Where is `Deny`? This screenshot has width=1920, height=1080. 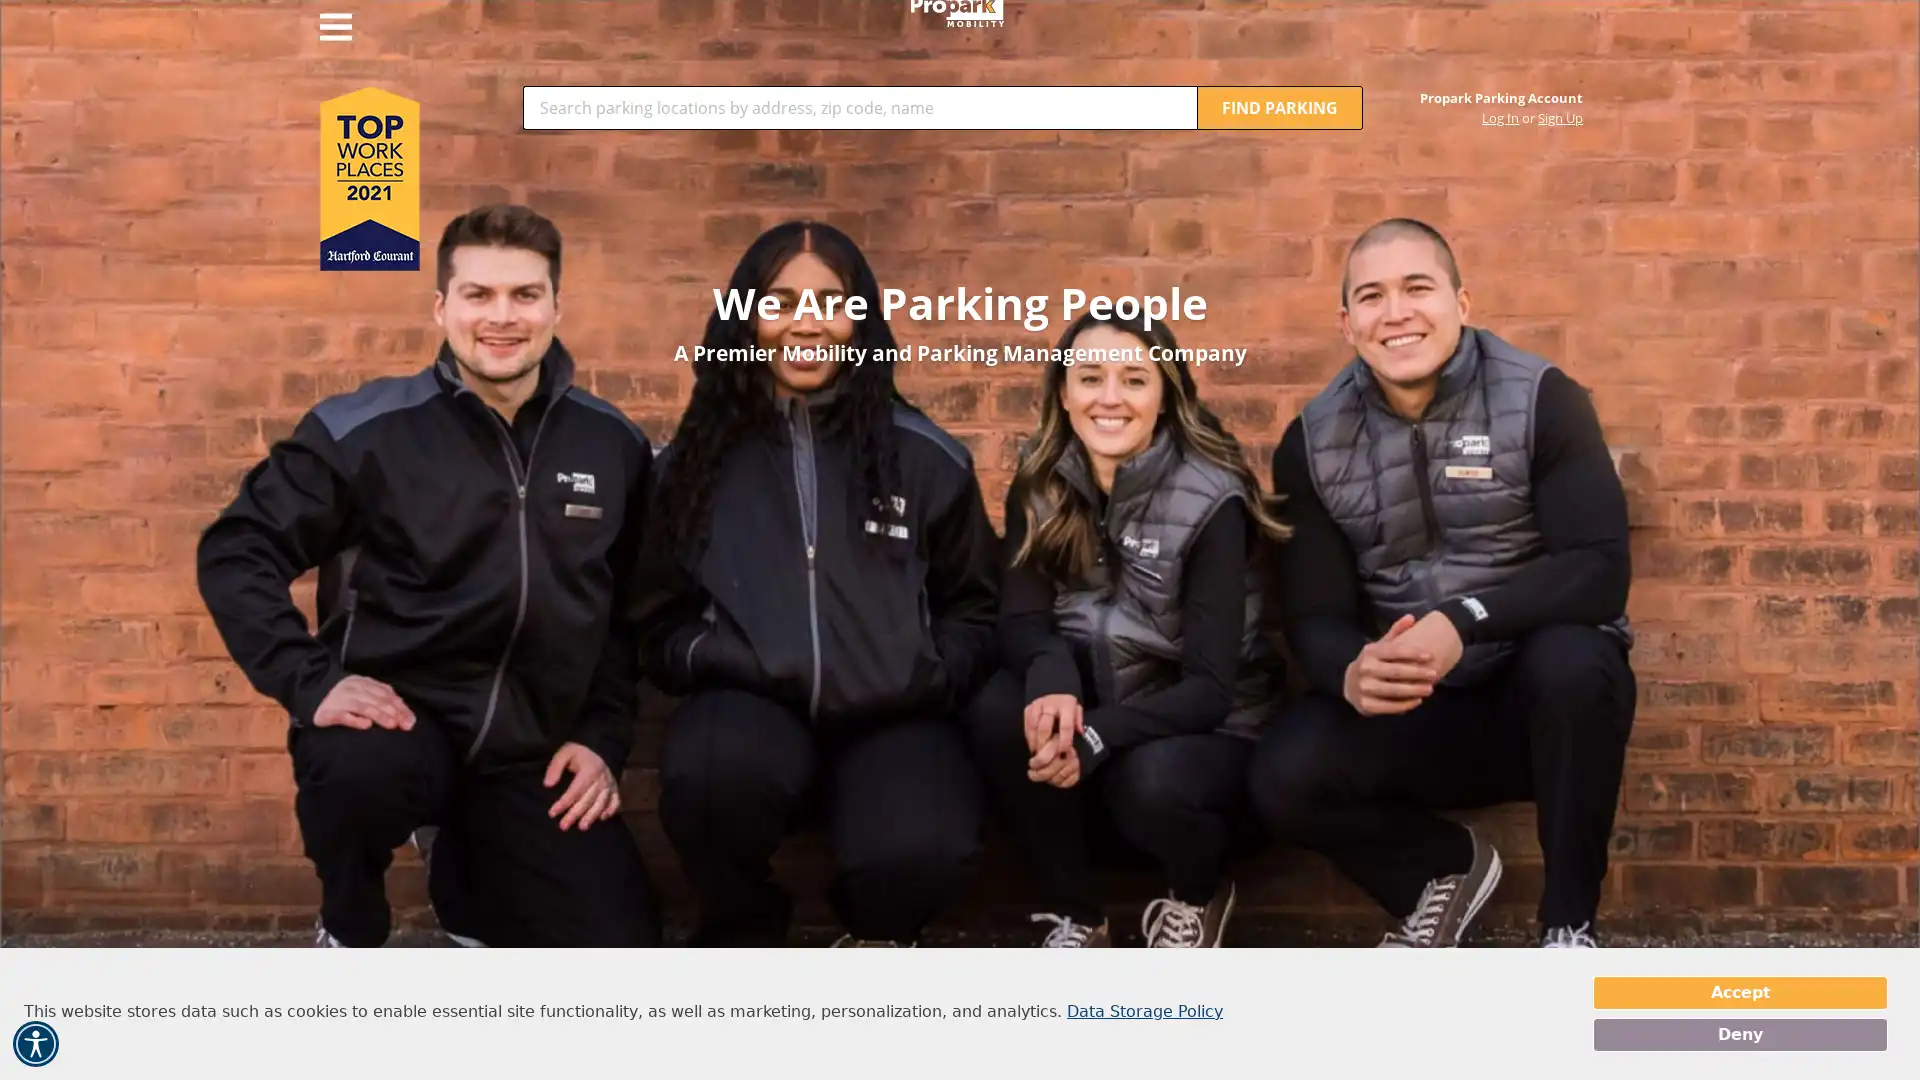 Deny is located at coordinates (1739, 1034).